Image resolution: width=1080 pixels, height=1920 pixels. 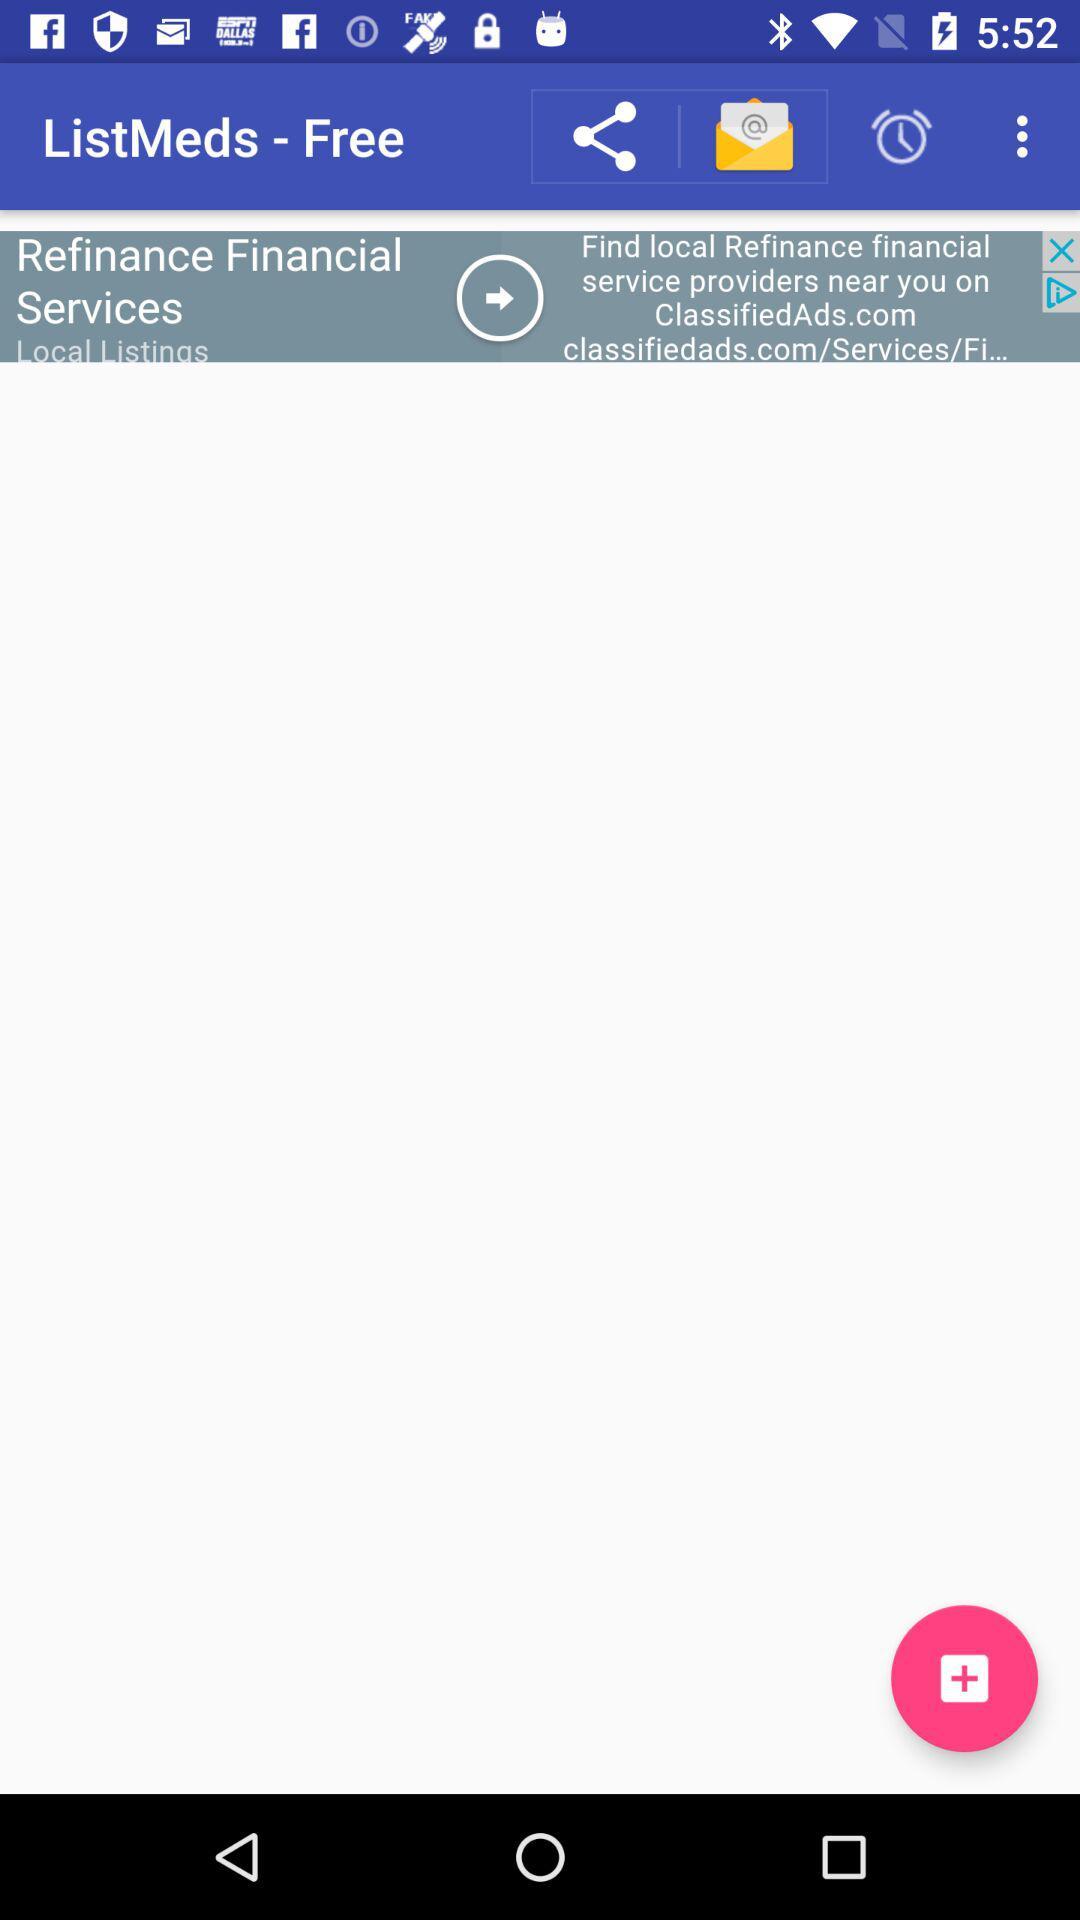 I want to click on advertisement, so click(x=540, y=295).